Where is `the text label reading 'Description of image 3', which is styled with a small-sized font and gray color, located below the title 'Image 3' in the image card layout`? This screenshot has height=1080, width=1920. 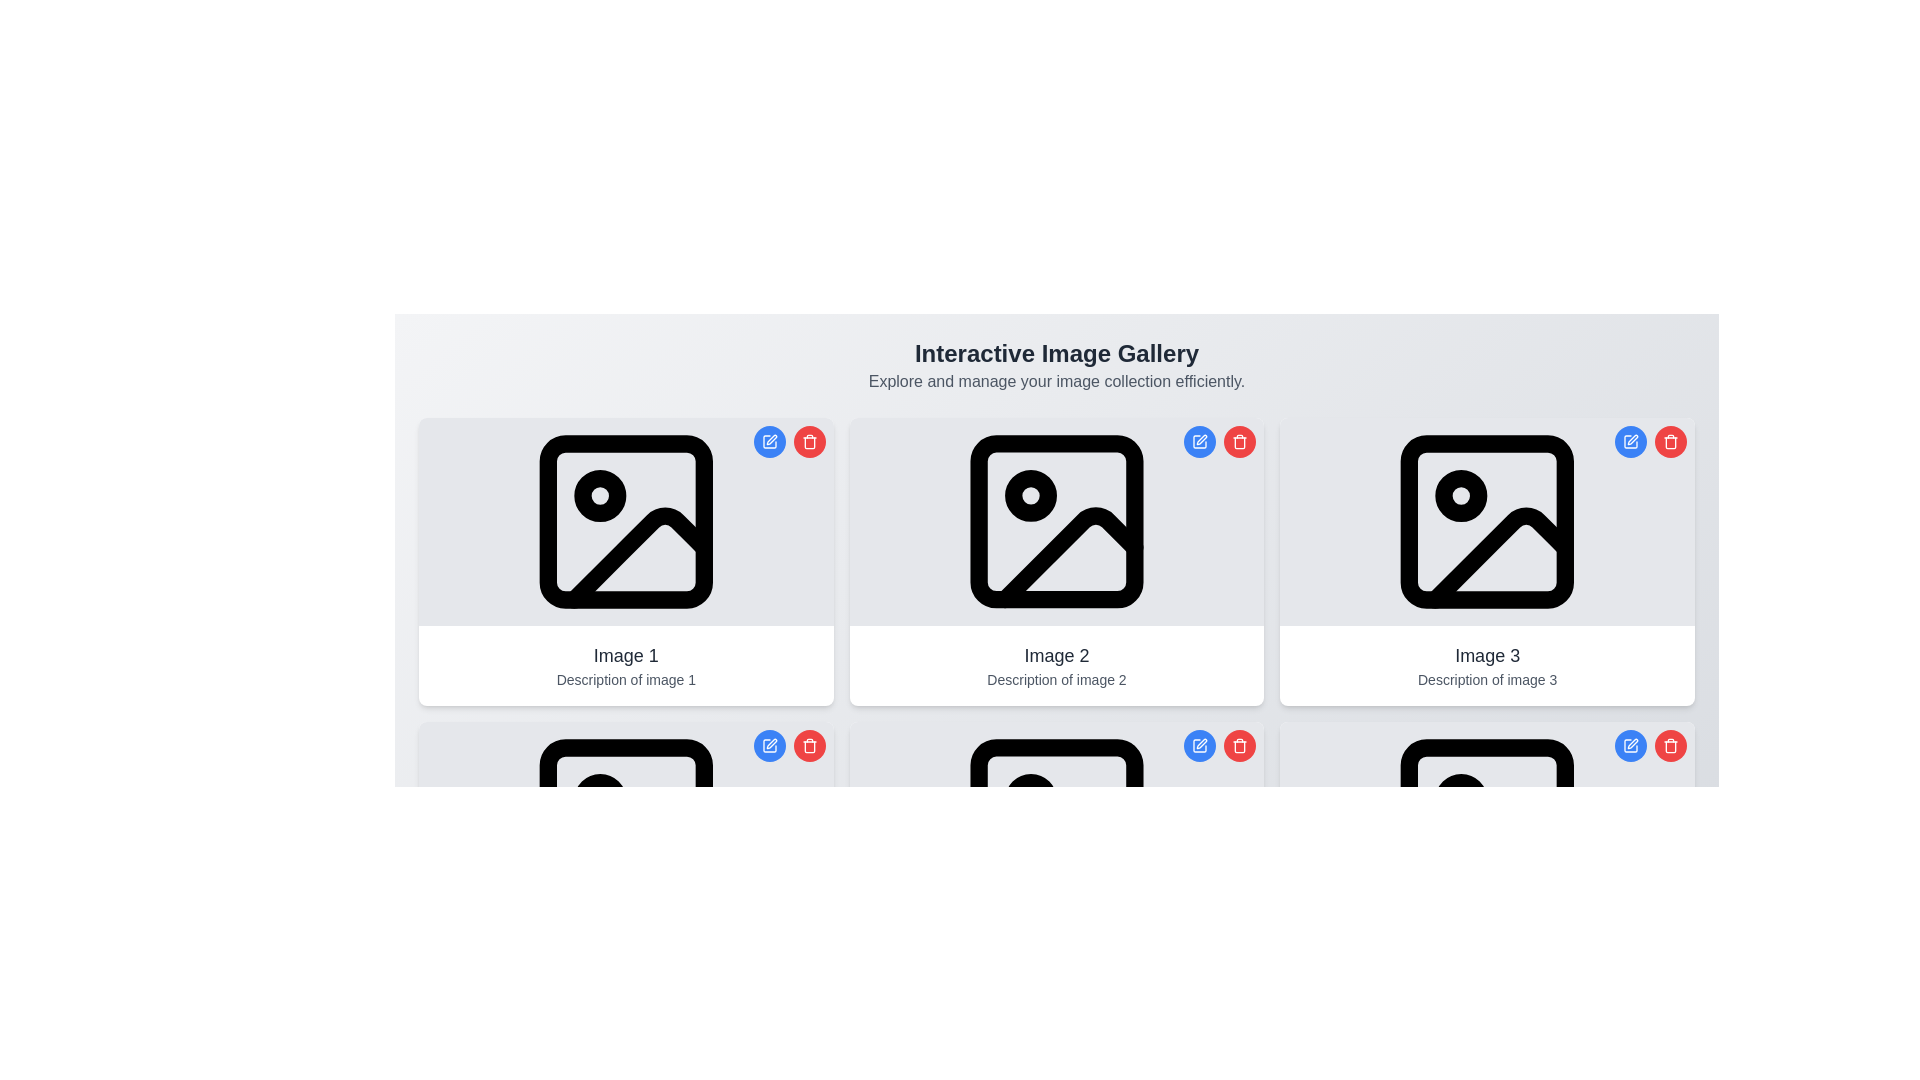
the text label reading 'Description of image 3', which is styled with a small-sized font and gray color, located below the title 'Image 3' in the image card layout is located at coordinates (1487, 678).